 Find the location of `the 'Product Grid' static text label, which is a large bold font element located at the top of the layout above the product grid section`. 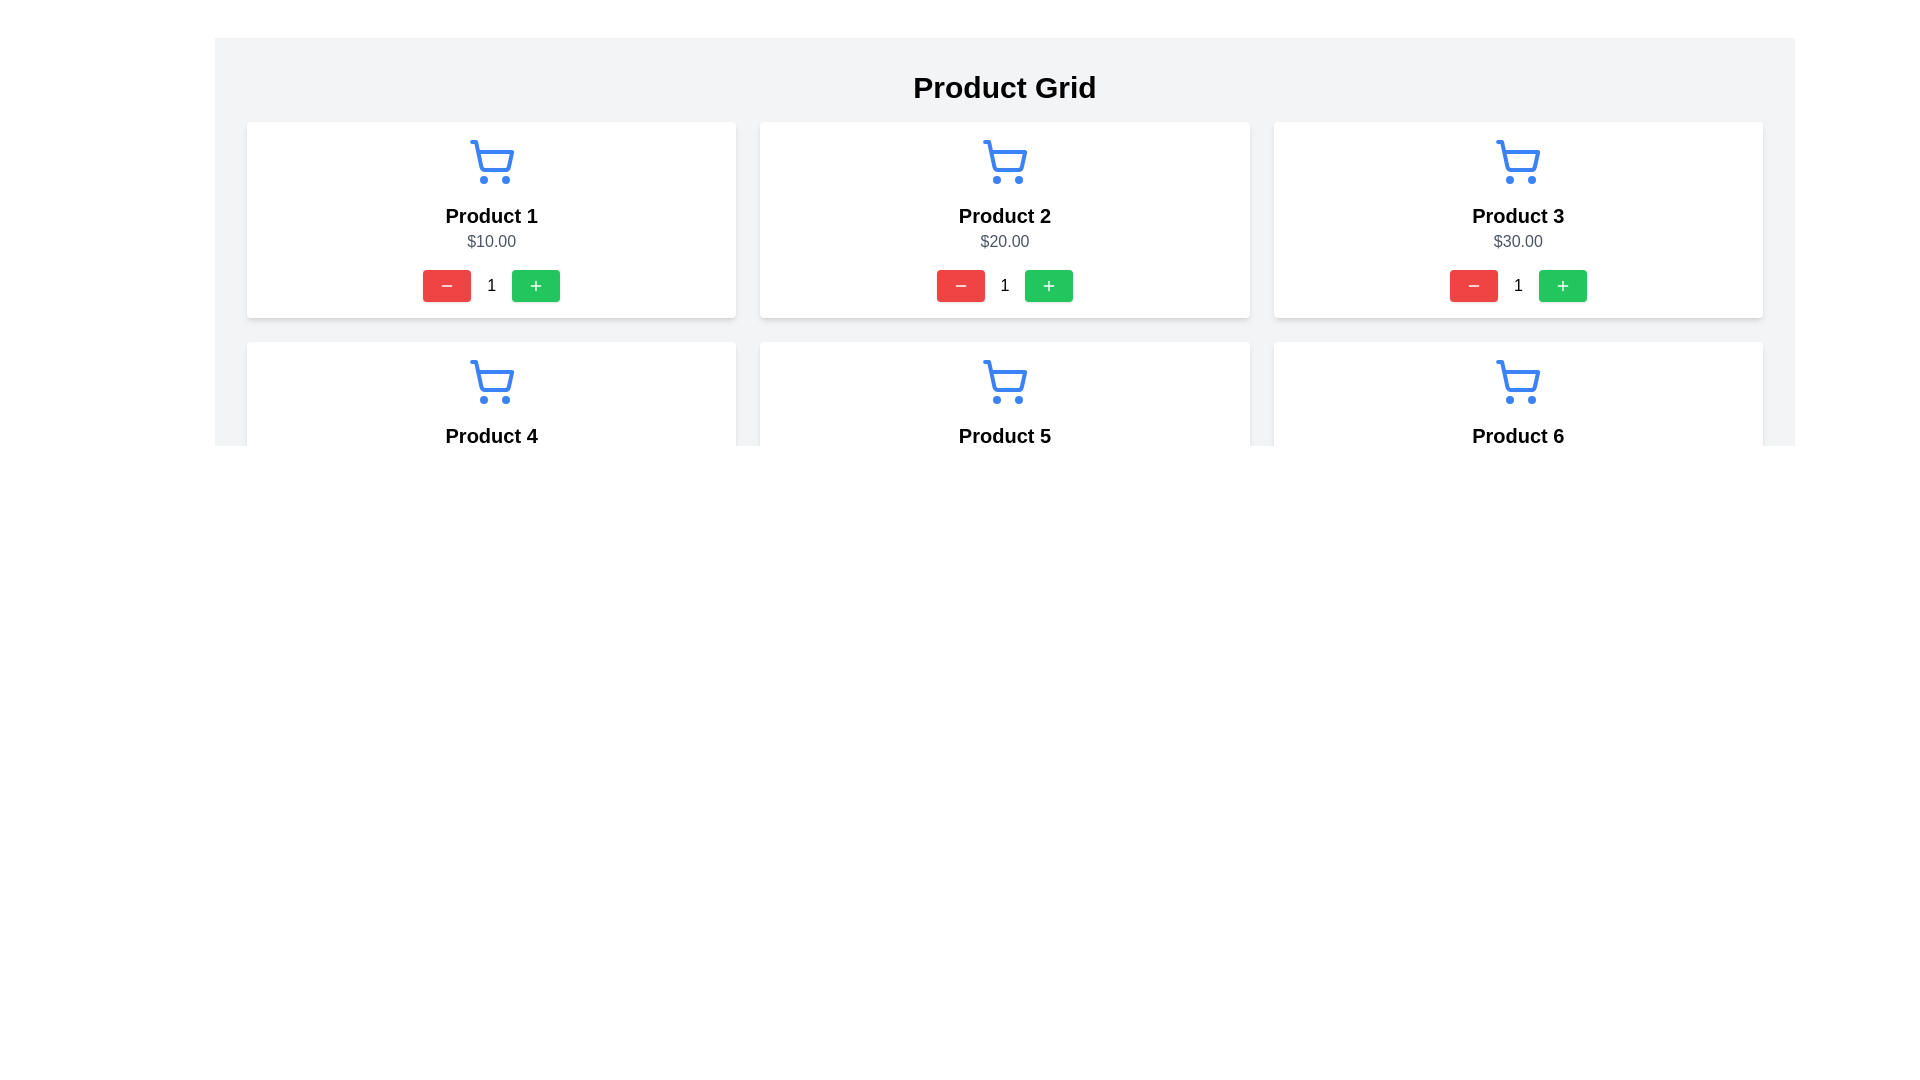

the 'Product Grid' static text label, which is a large bold font element located at the top of the layout above the product grid section is located at coordinates (1004, 87).